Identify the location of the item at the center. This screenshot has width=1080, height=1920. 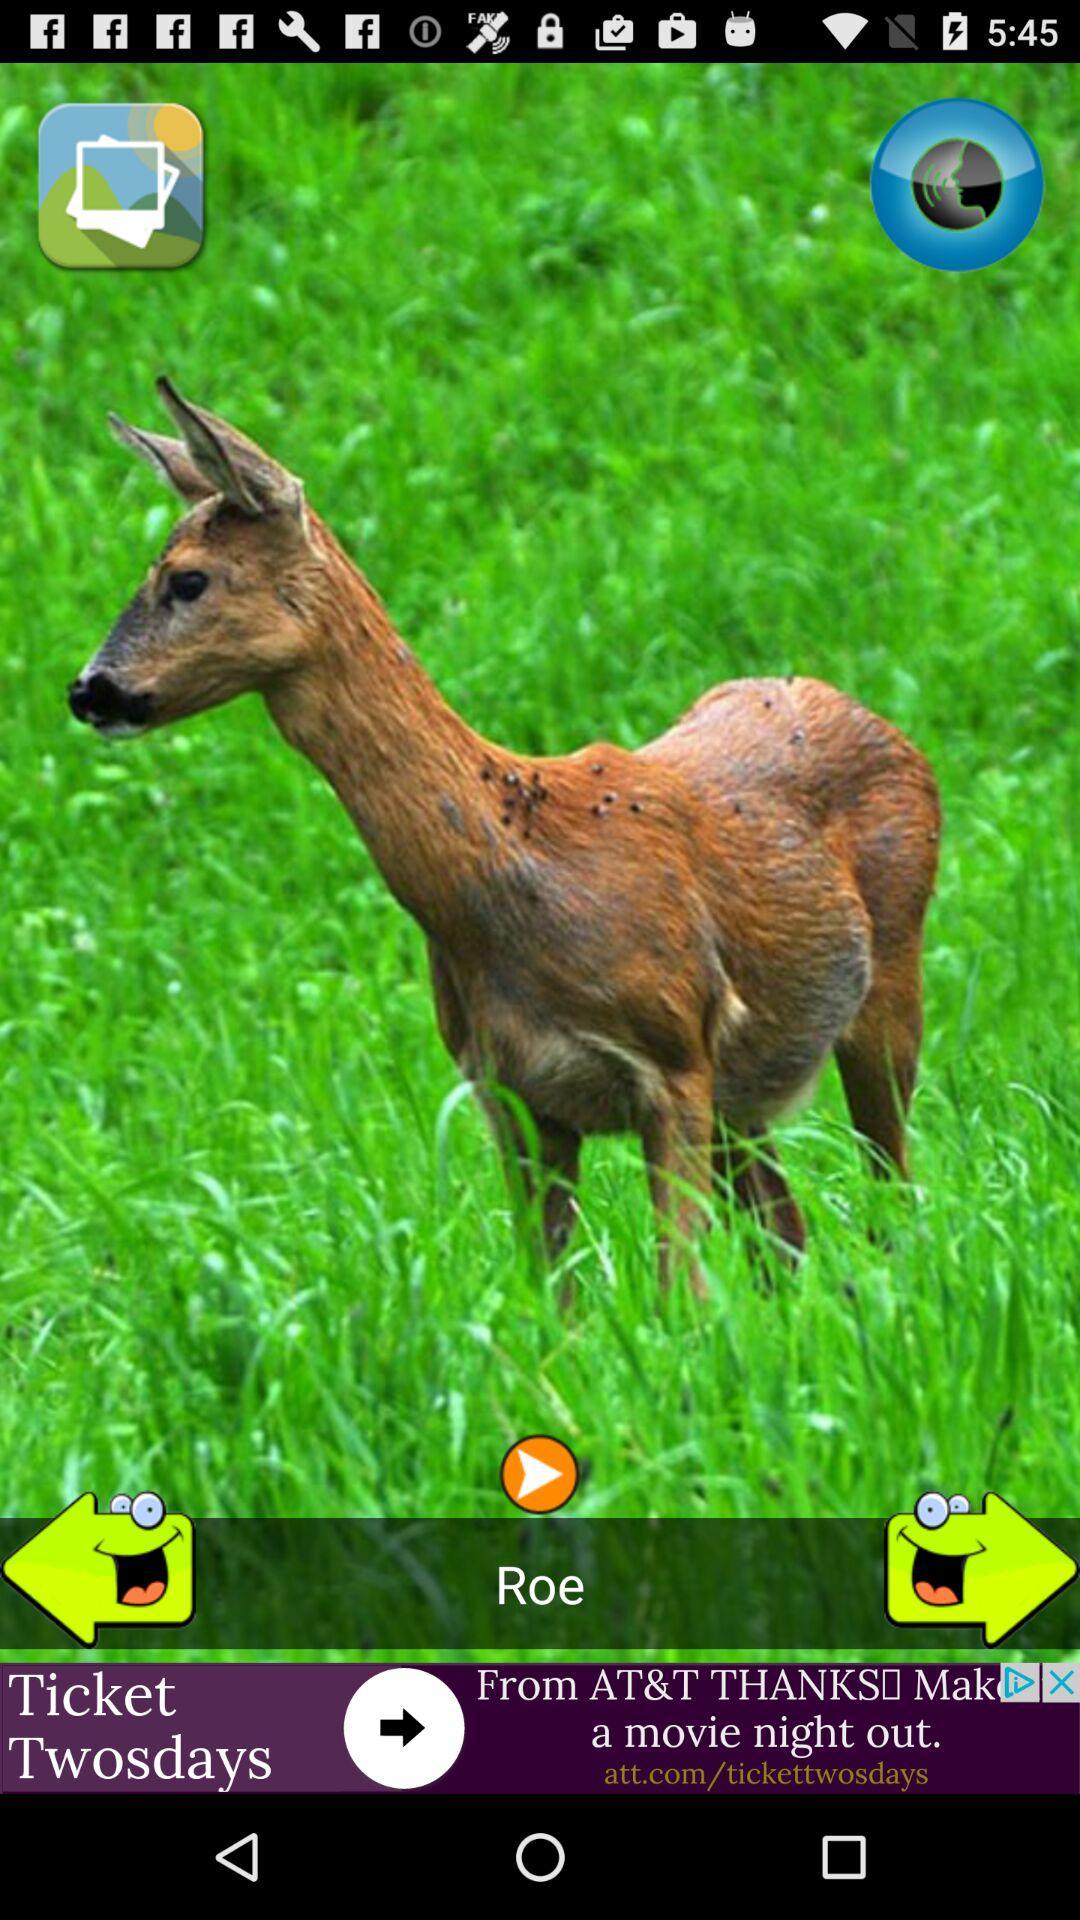
(540, 927).